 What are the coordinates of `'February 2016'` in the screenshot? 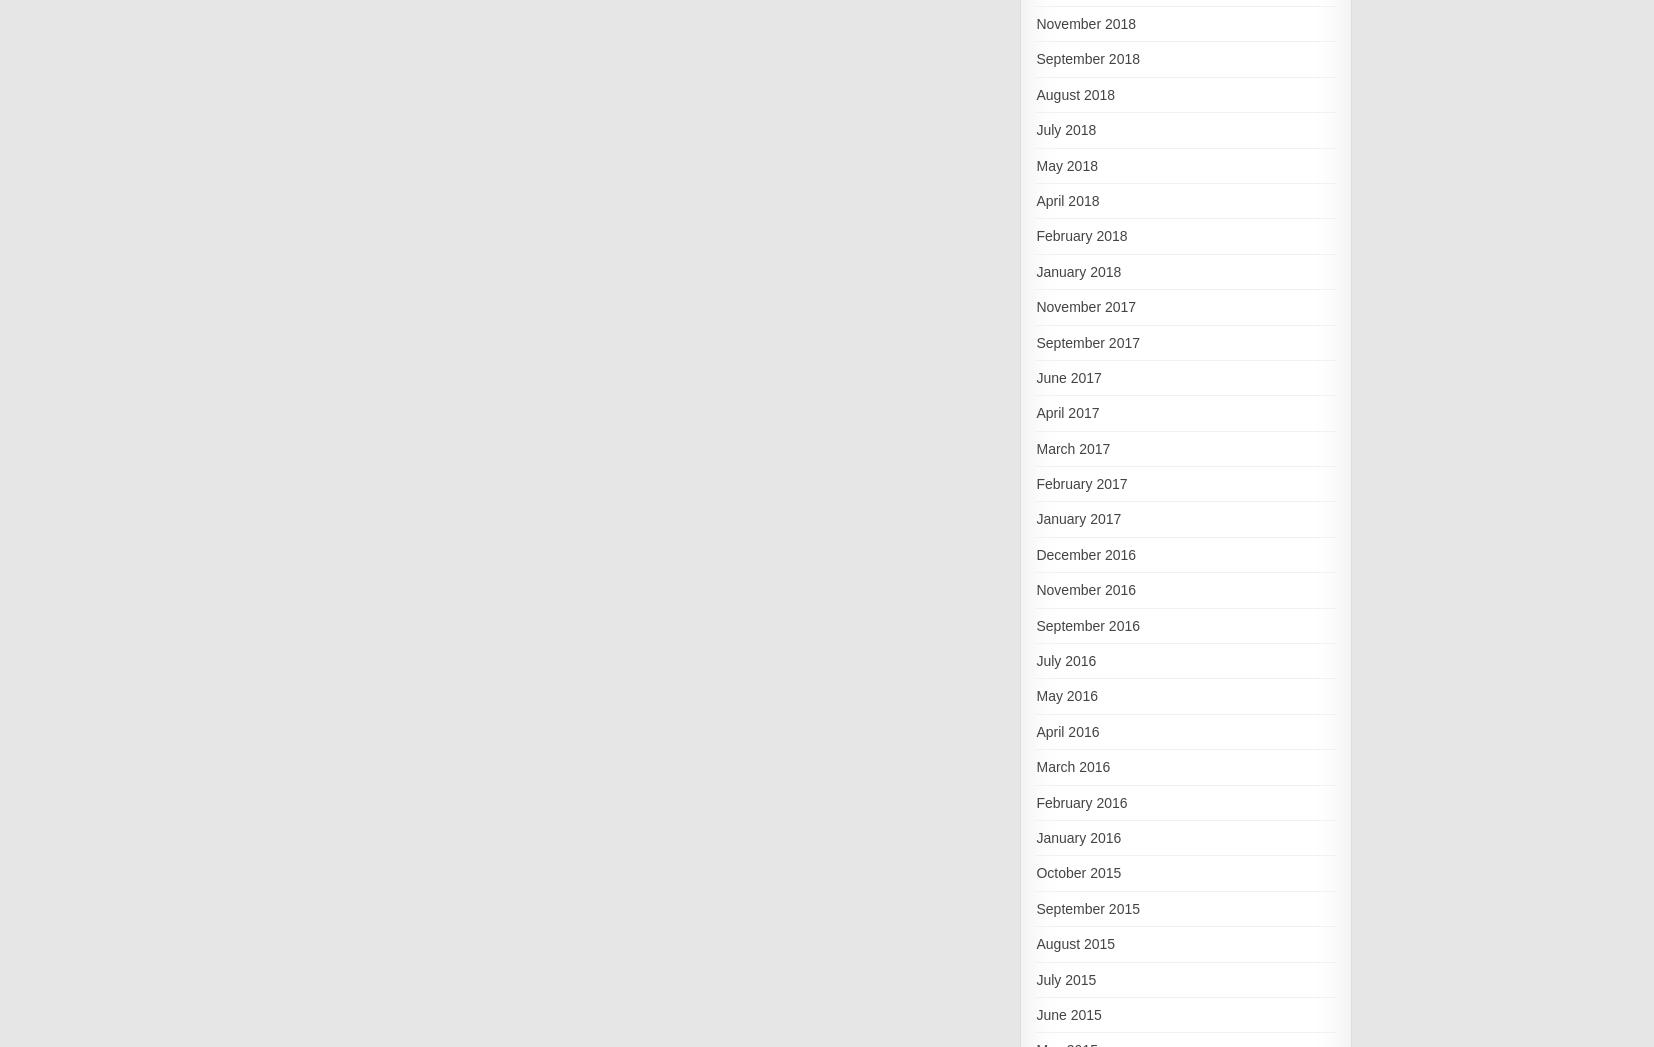 It's located at (1080, 801).